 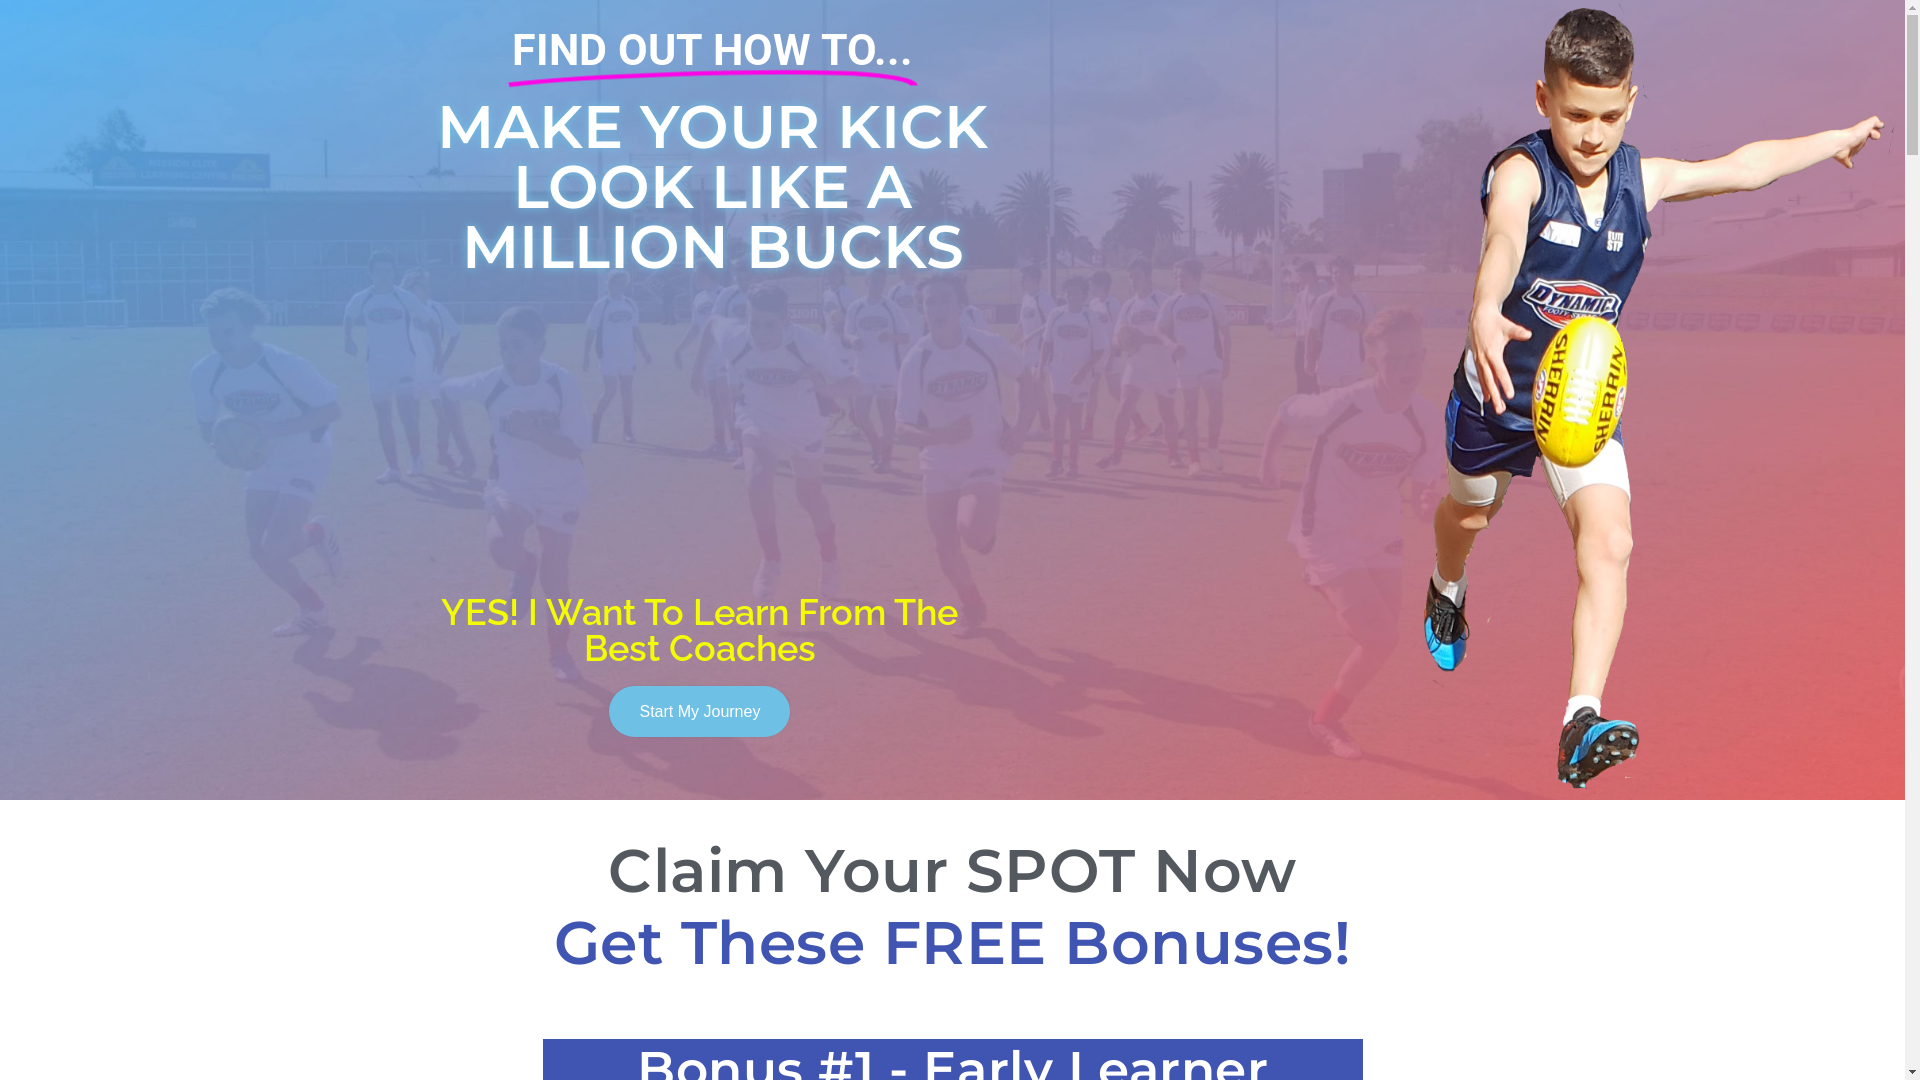 What do you see at coordinates (699, 710) in the screenshot?
I see `'Start My Journey'` at bounding box center [699, 710].